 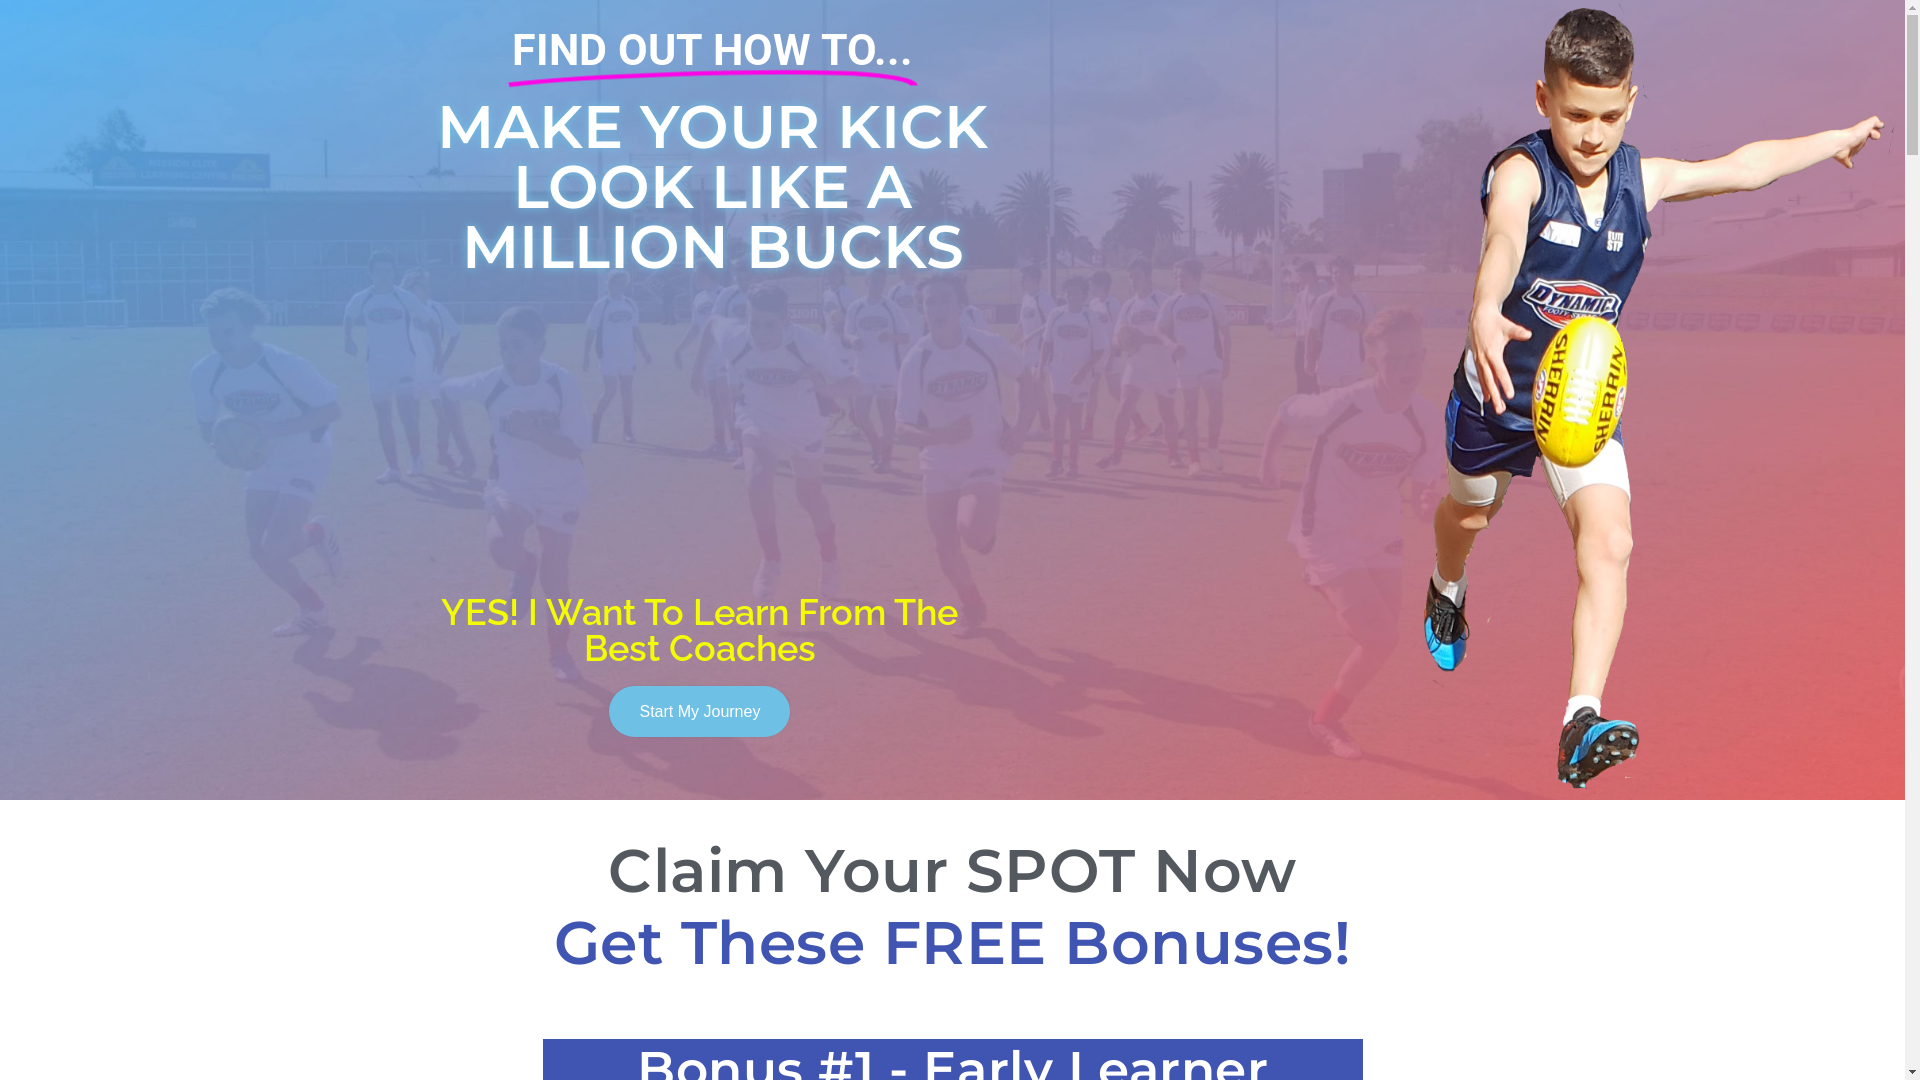 What do you see at coordinates (699, 710) in the screenshot?
I see `'Start My Journey'` at bounding box center [699, 710].